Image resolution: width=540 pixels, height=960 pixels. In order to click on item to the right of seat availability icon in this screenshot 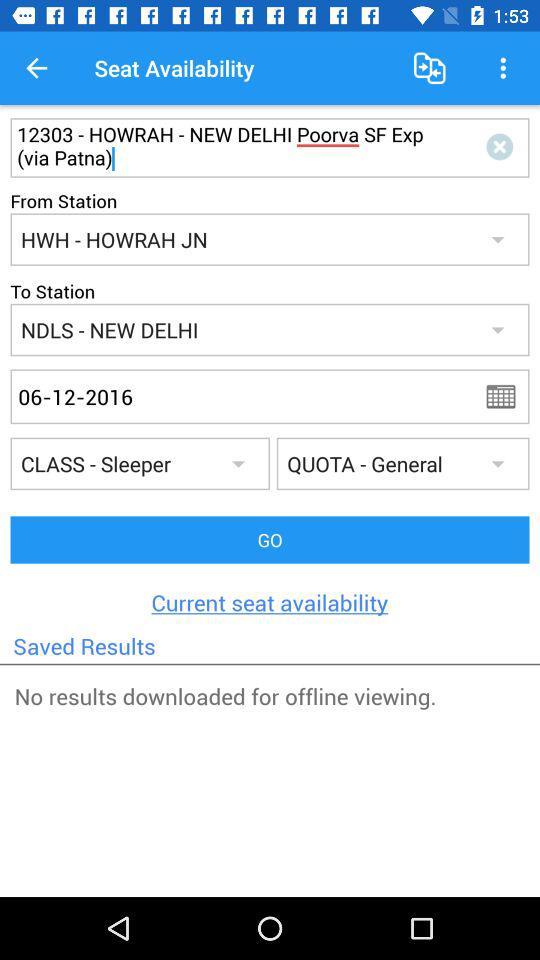, I will do `click(428, 68)`.